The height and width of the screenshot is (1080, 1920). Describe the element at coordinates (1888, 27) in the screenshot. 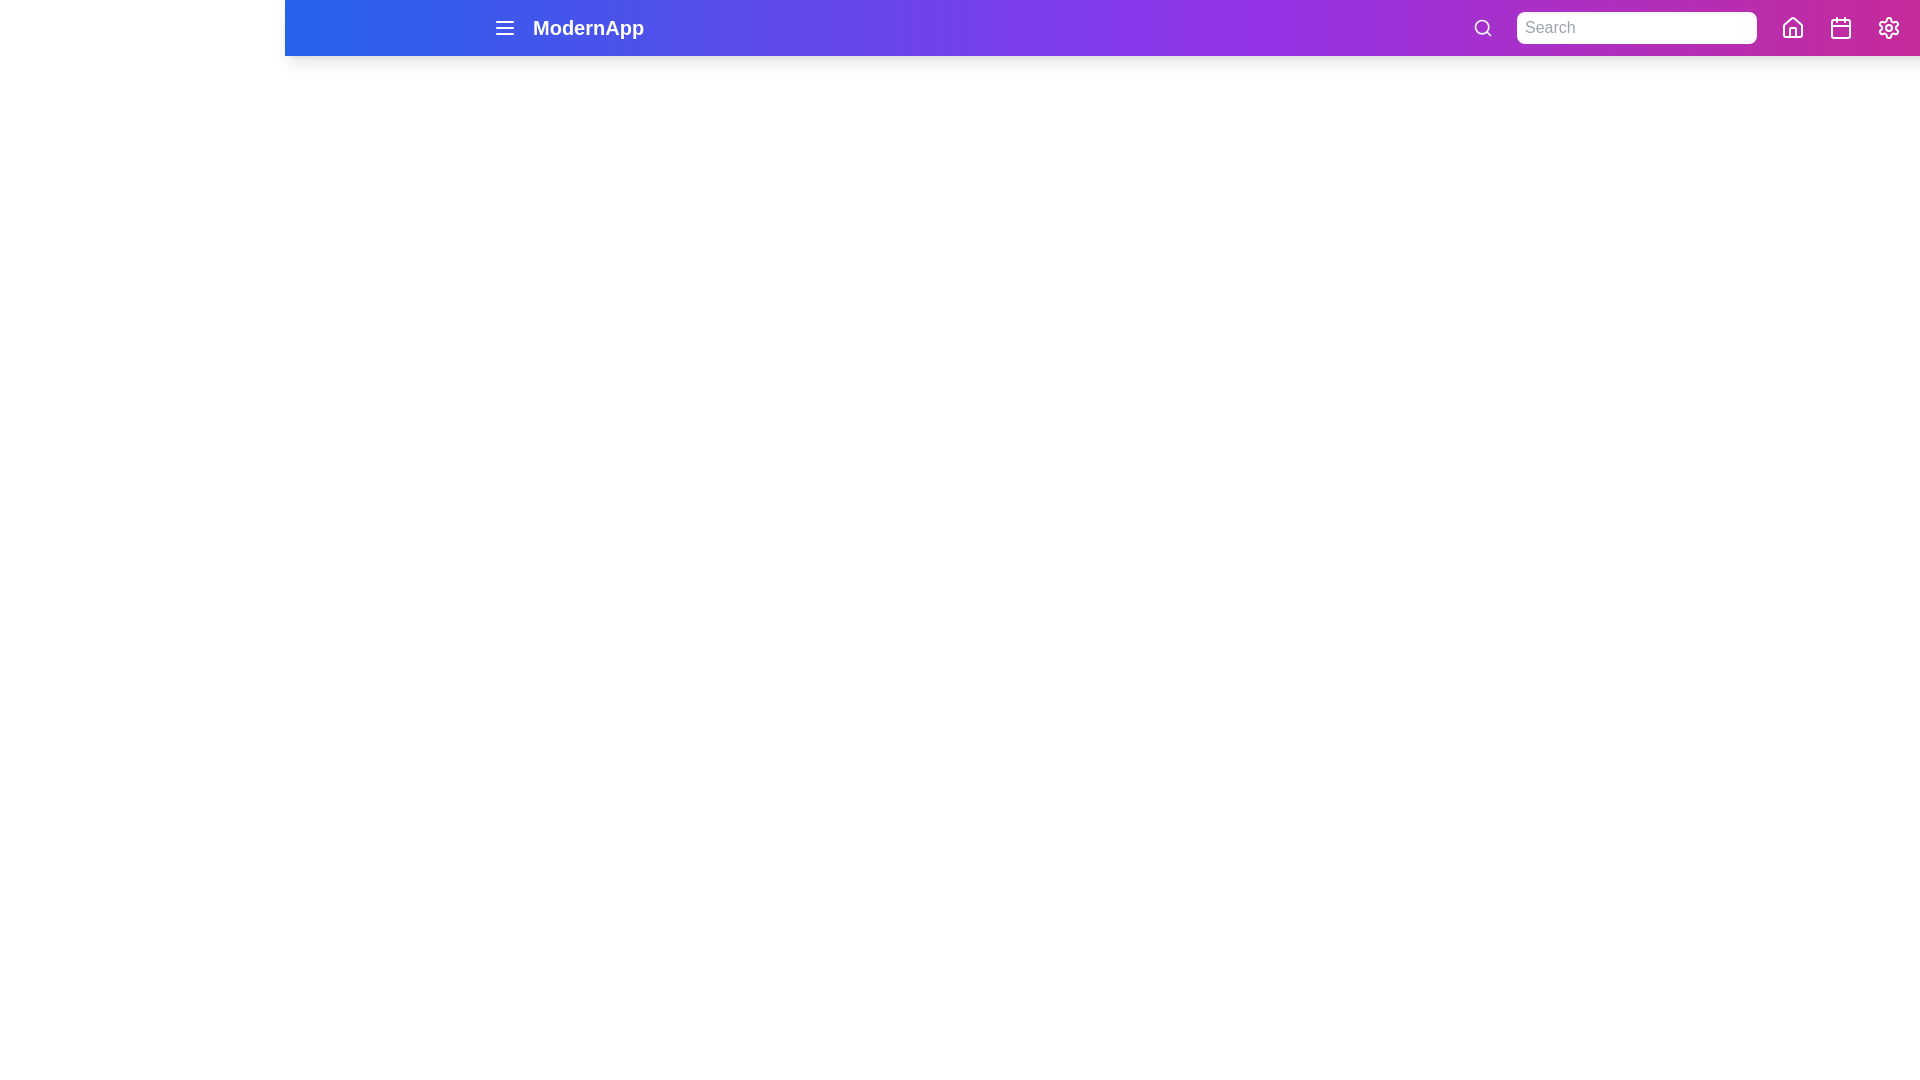

I see `the cogwheel-like icon located at the top-right corner of the interface, which is part of a horizontal toolbar and follows a house icon and a calendar icon` at that location.